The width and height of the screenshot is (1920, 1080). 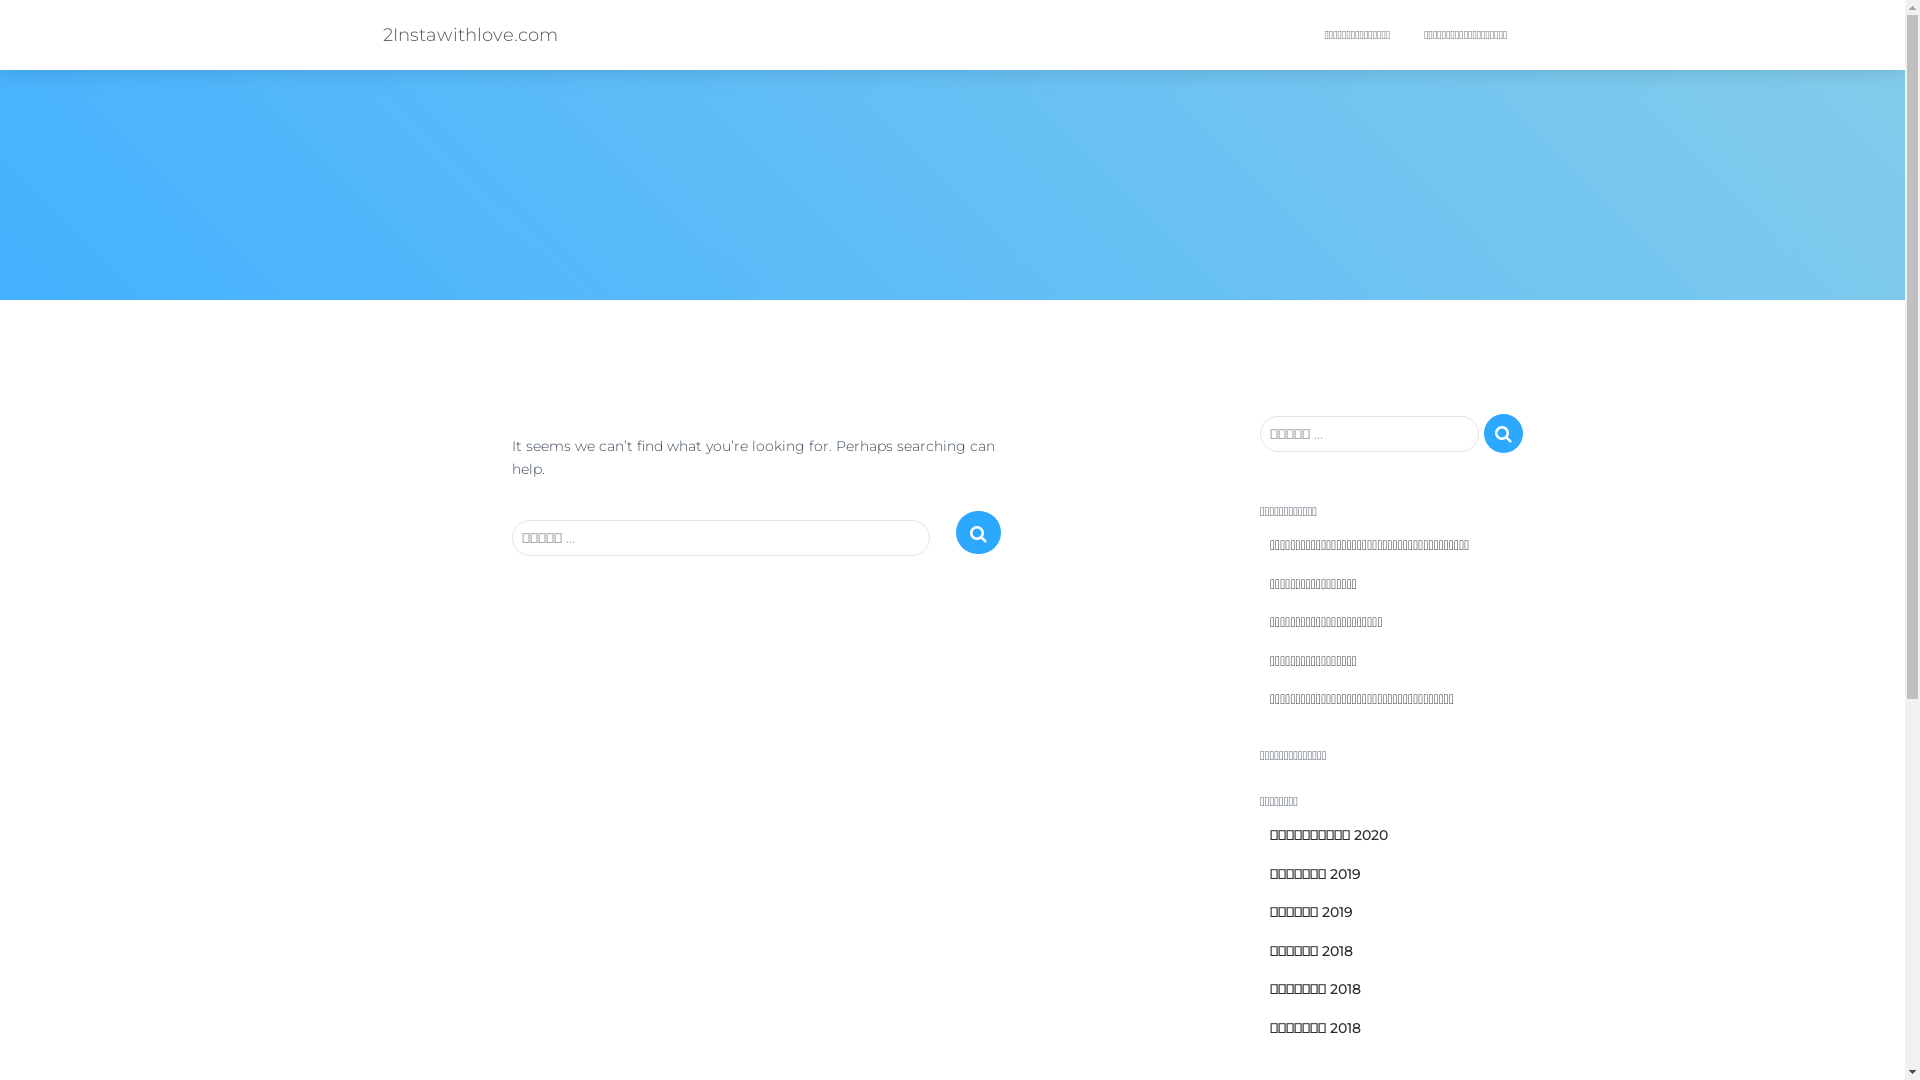 I want to click on '2Instawithlove.com', so click(x=468, y=34).